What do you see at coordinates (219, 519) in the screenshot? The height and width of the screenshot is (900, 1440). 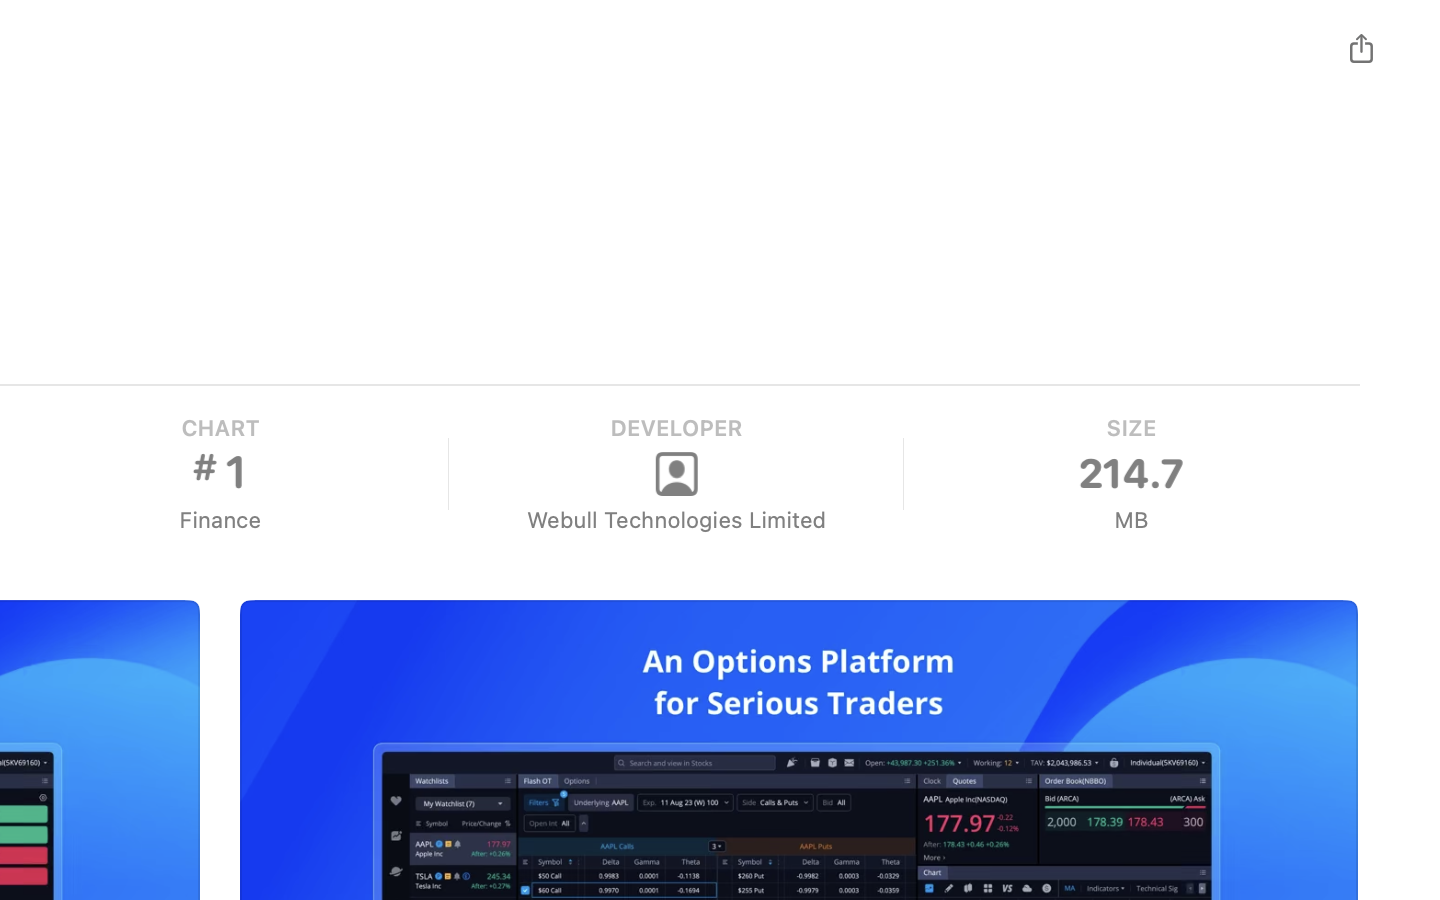 I see `'Finance'` at bounding box center [219, 519].